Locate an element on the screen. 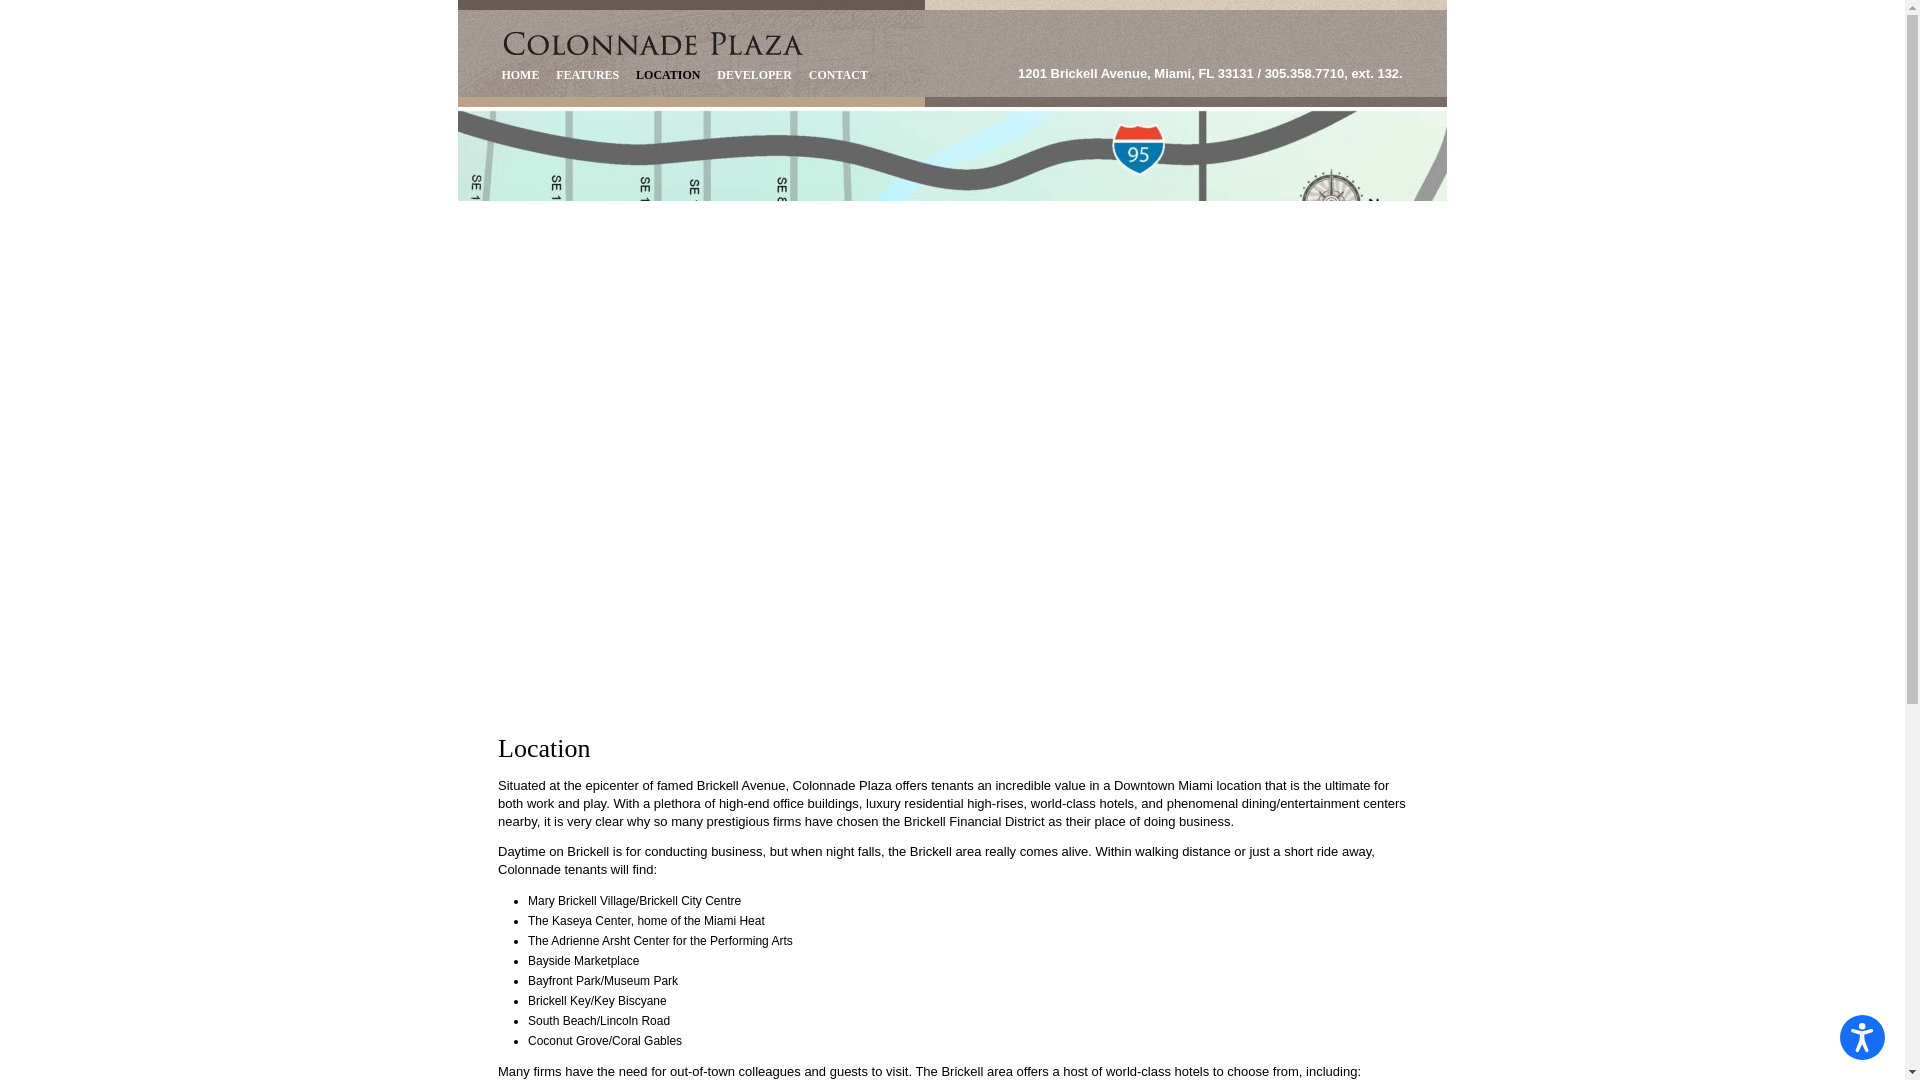 The image size is (1920, 1080). 'LOCATION' is located at coordinates (668, 74).